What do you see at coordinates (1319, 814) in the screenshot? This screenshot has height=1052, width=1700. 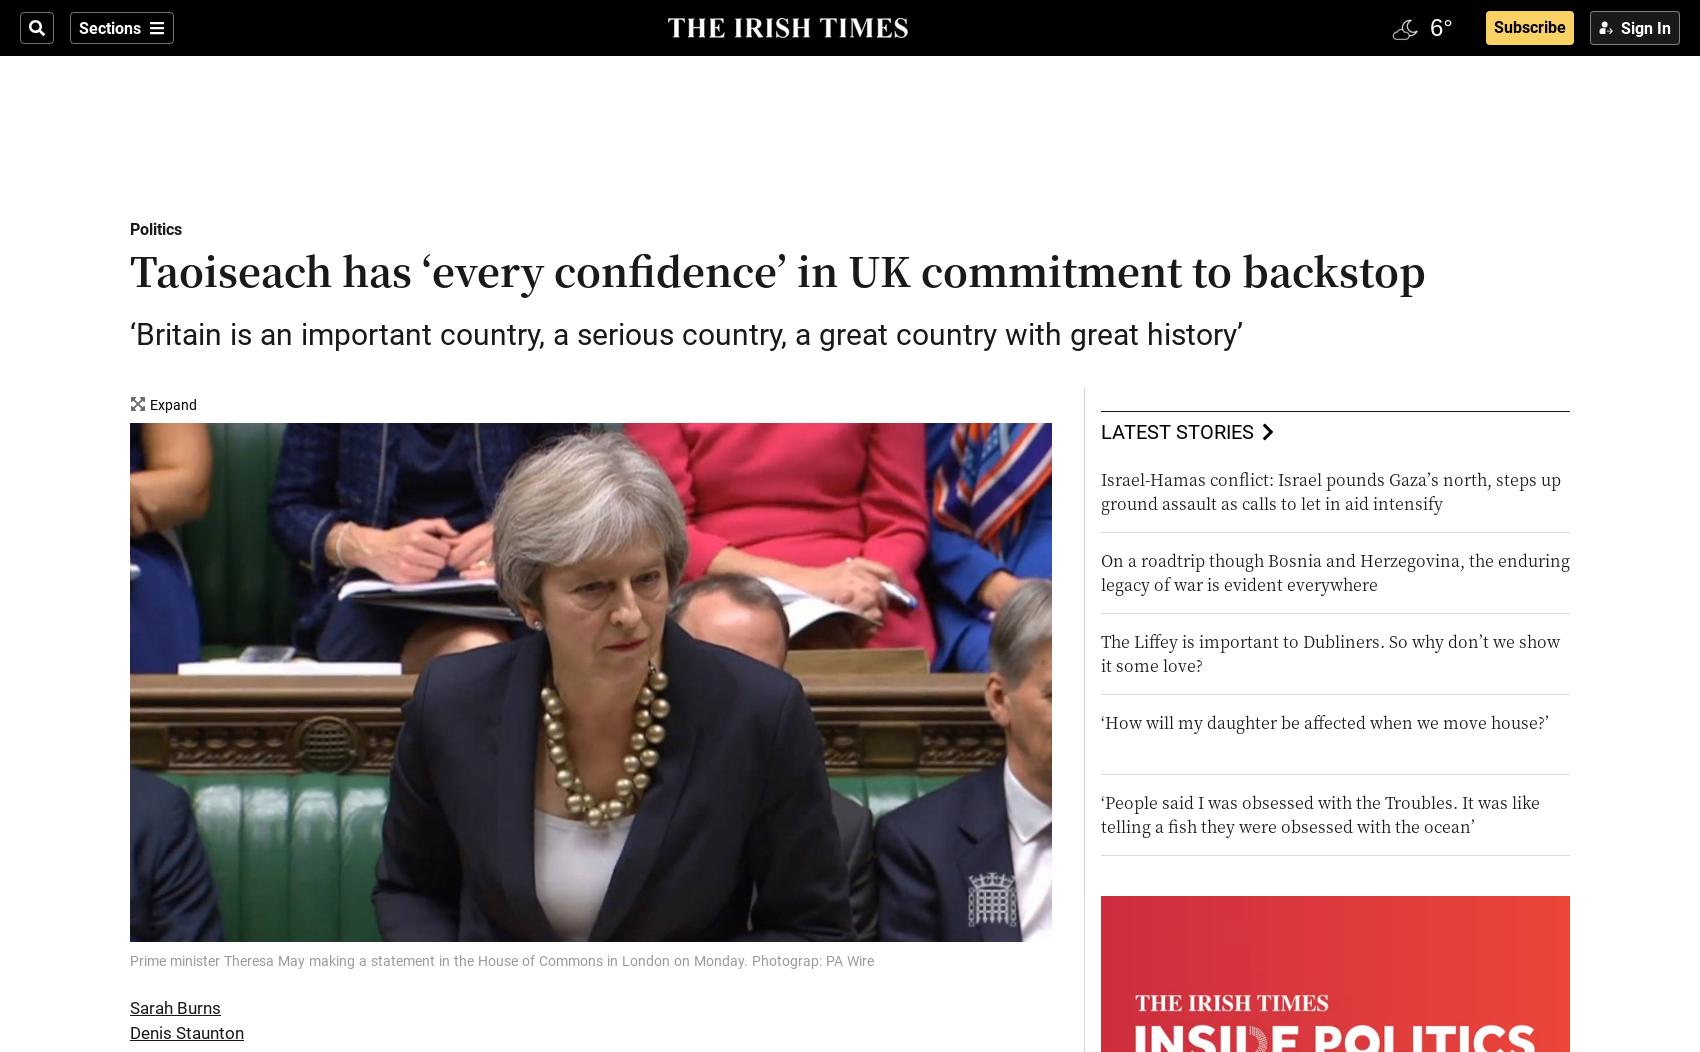 I see `'‘People said I was obsessed with the Troubles. It was like telling a fish they were obsessed with the ocean’'` at bounding box center [1319, 814].